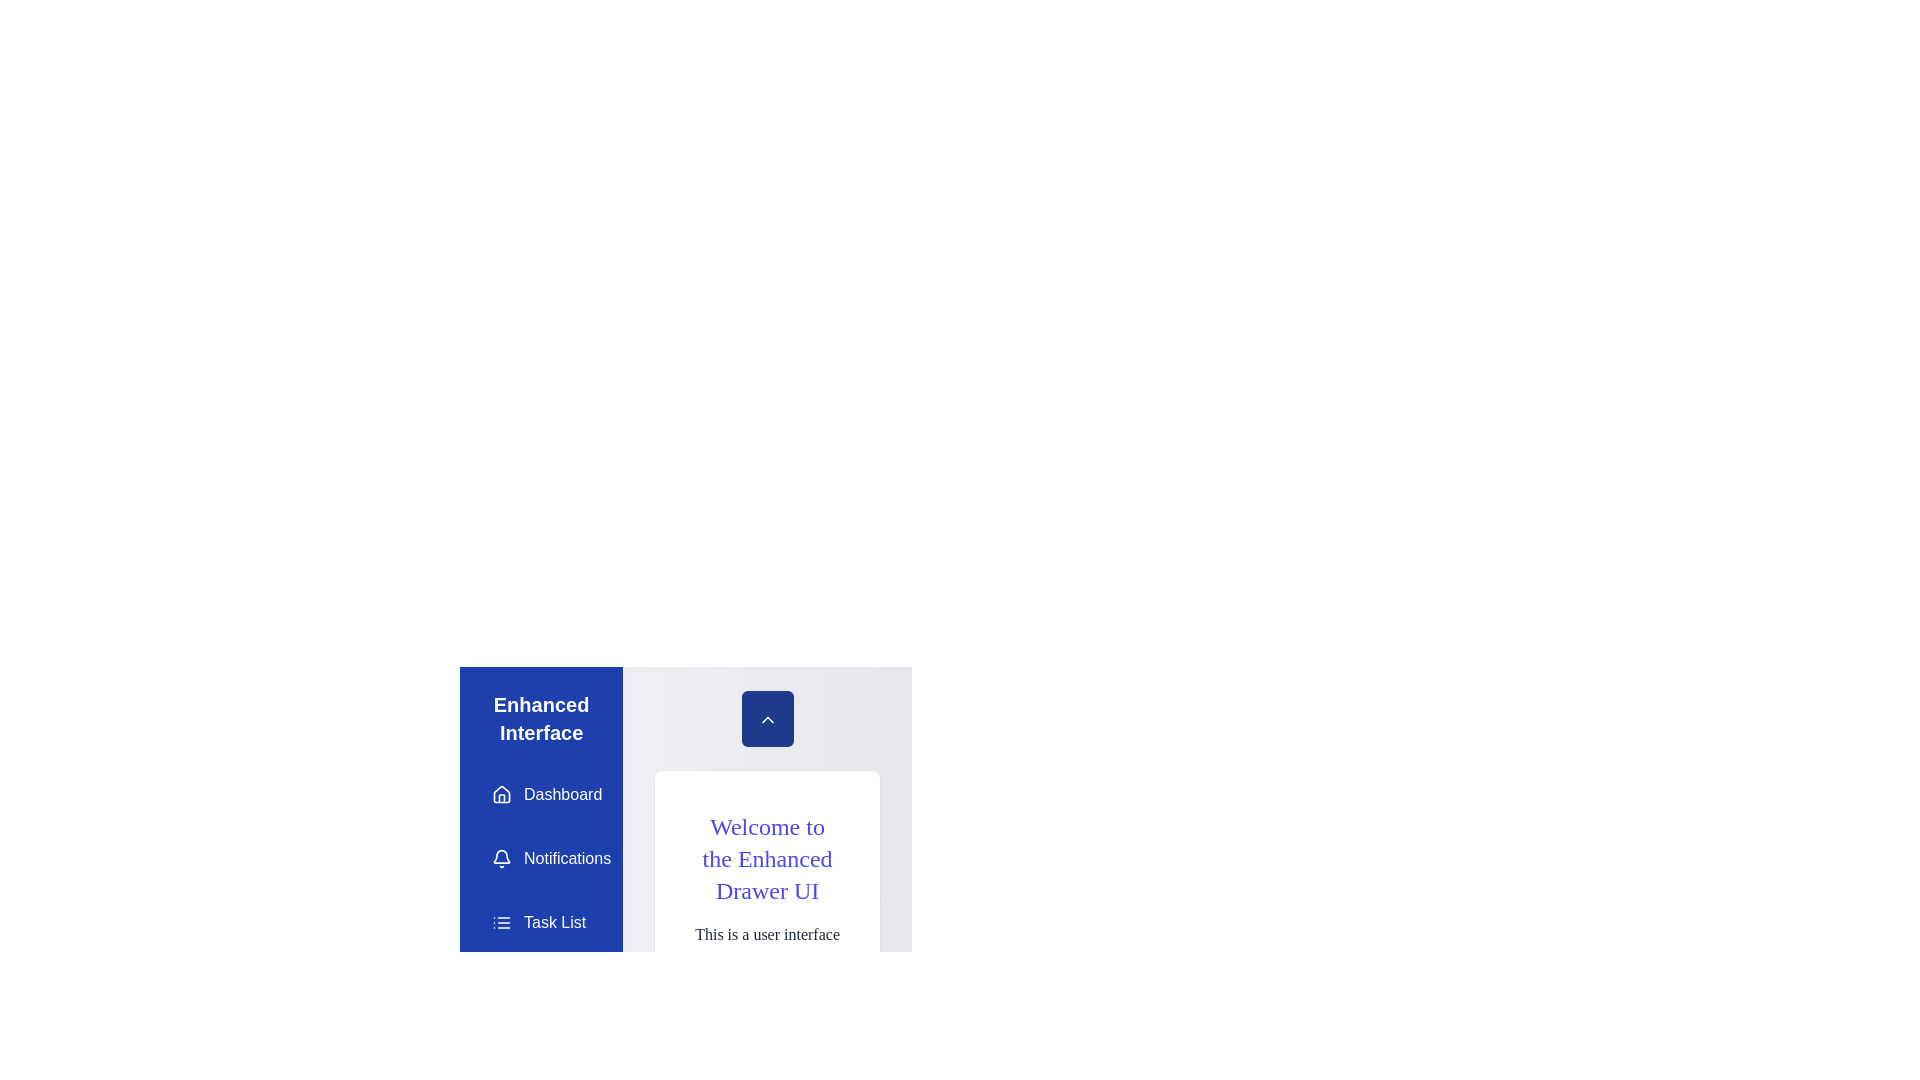  I want to click on toggle button to toggle the drawer's visibility, so click(766, 717).